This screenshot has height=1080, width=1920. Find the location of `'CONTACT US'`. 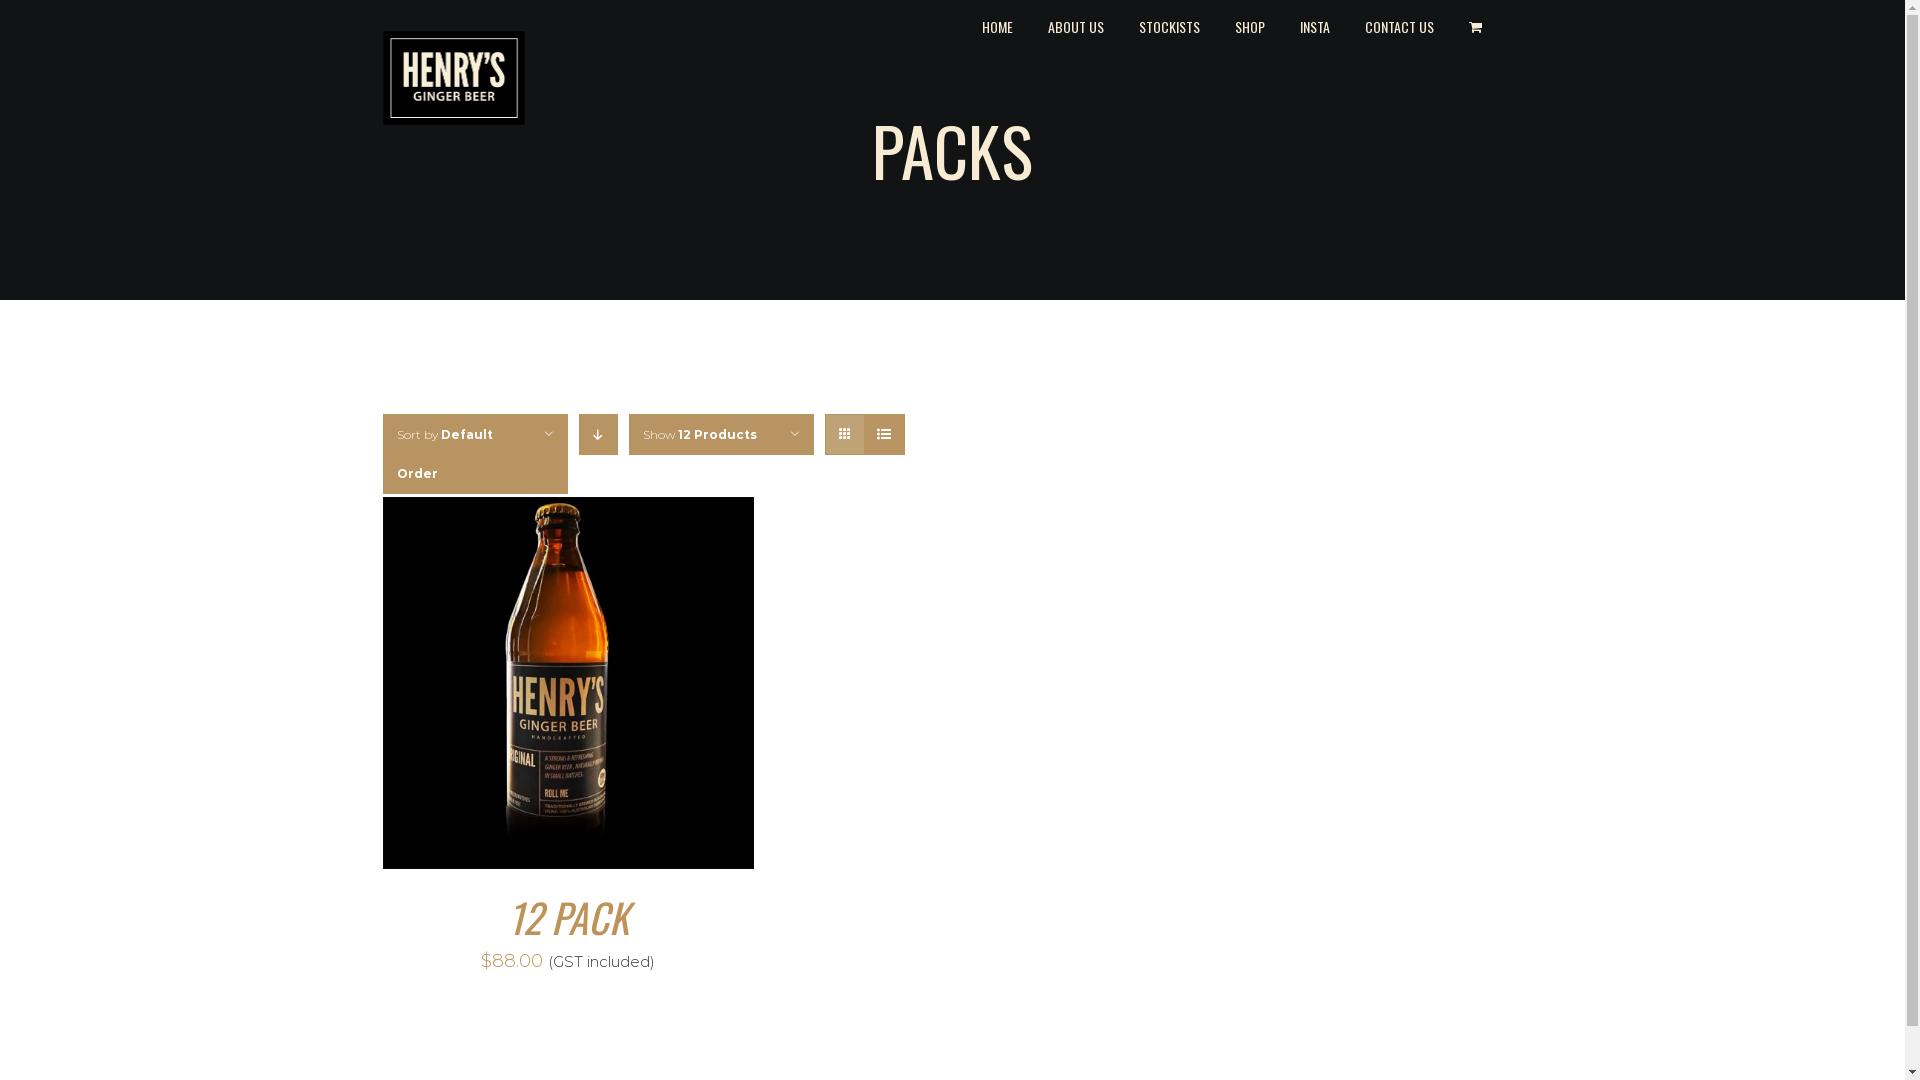

'CONTACT US' is located at coordinates (1397, 24).